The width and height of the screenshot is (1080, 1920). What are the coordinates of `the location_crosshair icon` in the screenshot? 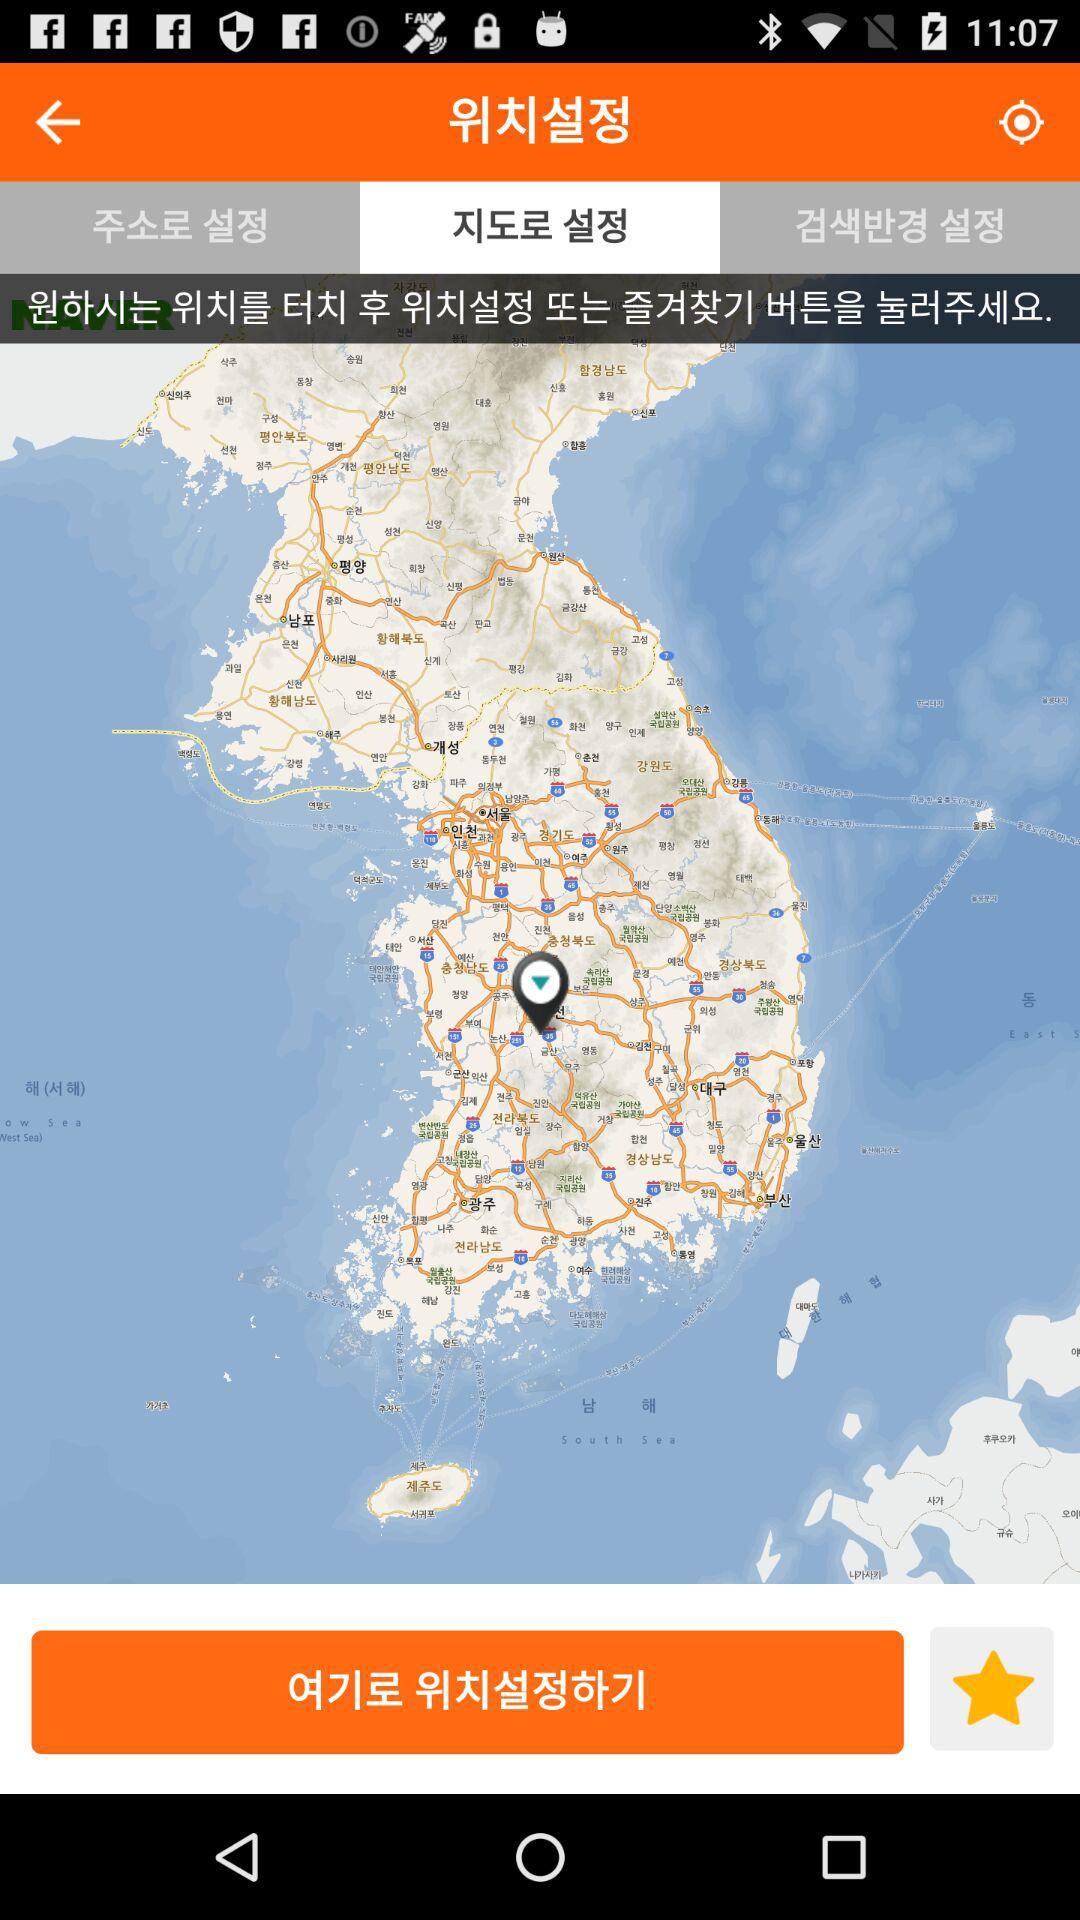 It's located at (1021, 129).